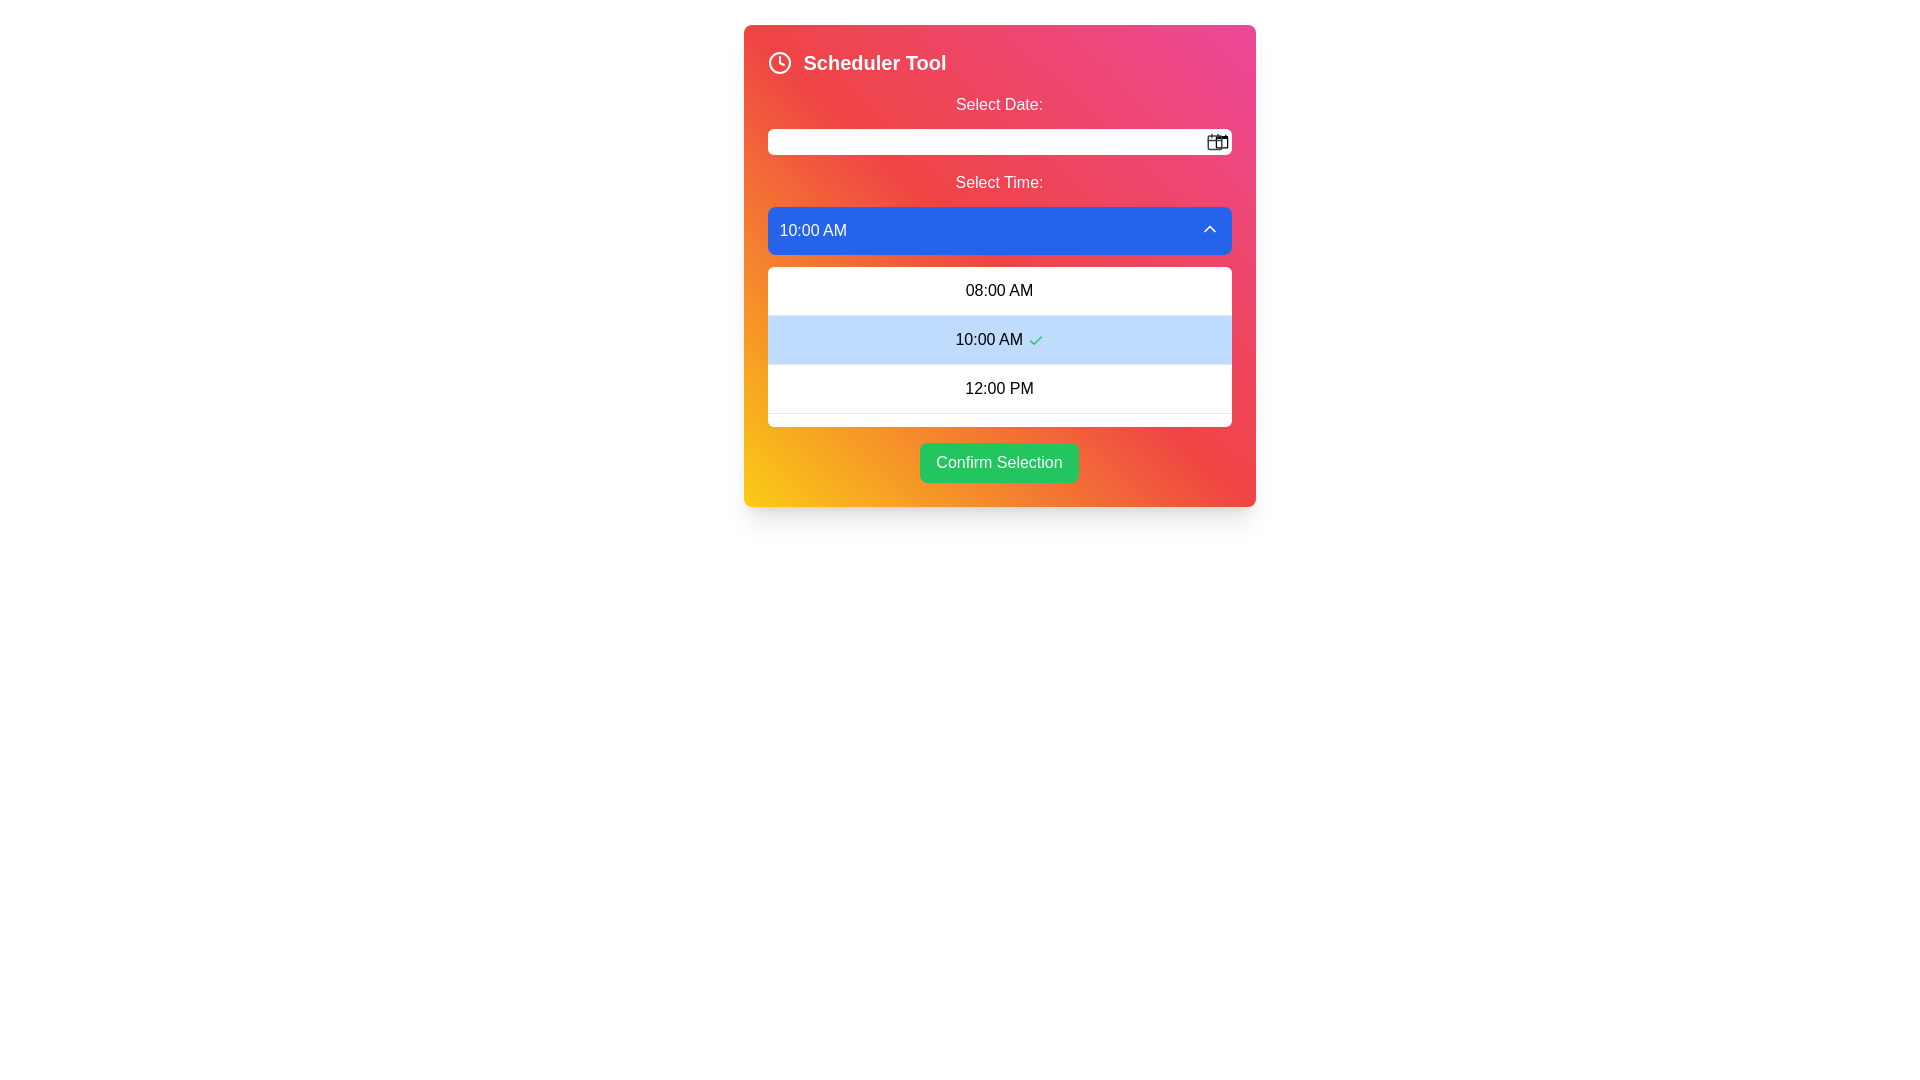 The image size is (1920, 1080). What do you see at coordinates (874, 61) in the screenshot?
I see `the text label displaying 'Scheduler Tool', which is styled with bold white text inside a bright red box with rounded corners, located at the top of the interface` at bounding box center [874, 61].